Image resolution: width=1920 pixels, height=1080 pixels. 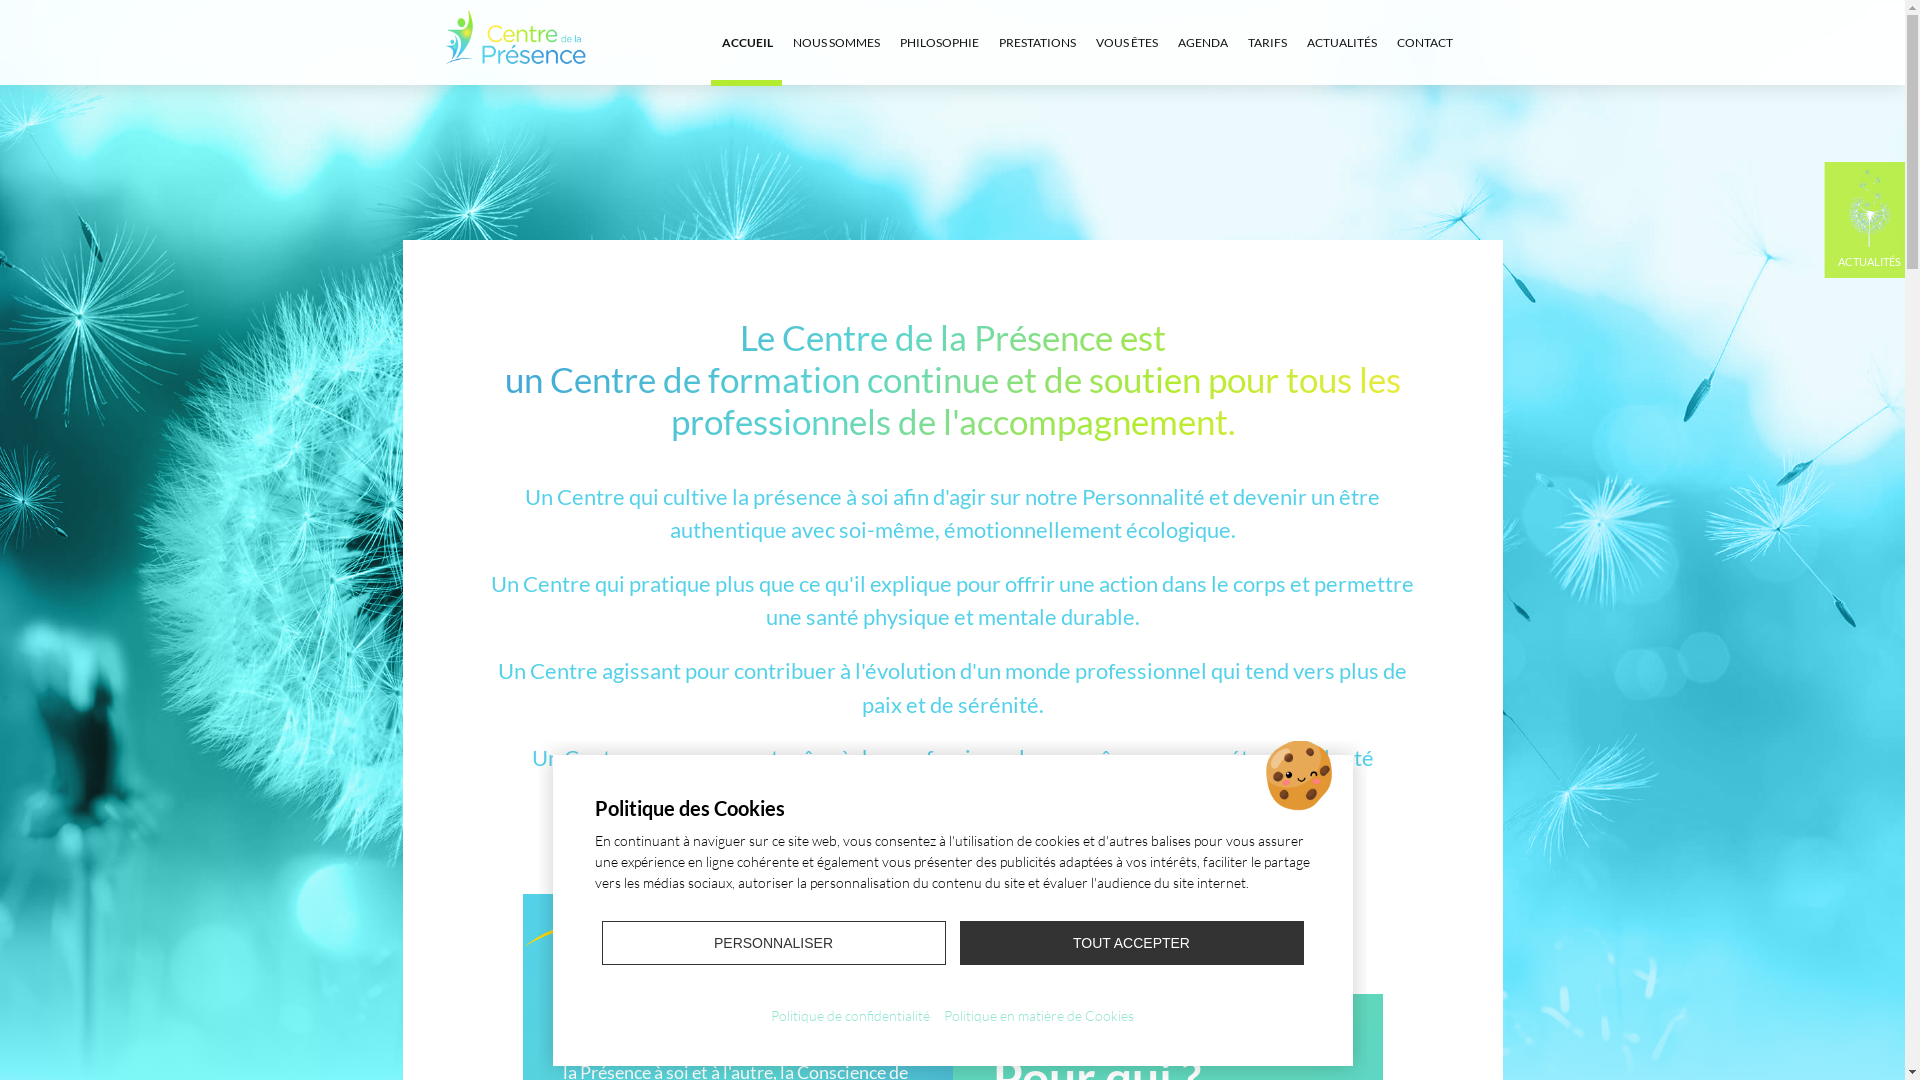 What do you see at coordinates (1266, 42) in the screenshot?
I see `'TARIFS'` at bounding box center [1266, 42].